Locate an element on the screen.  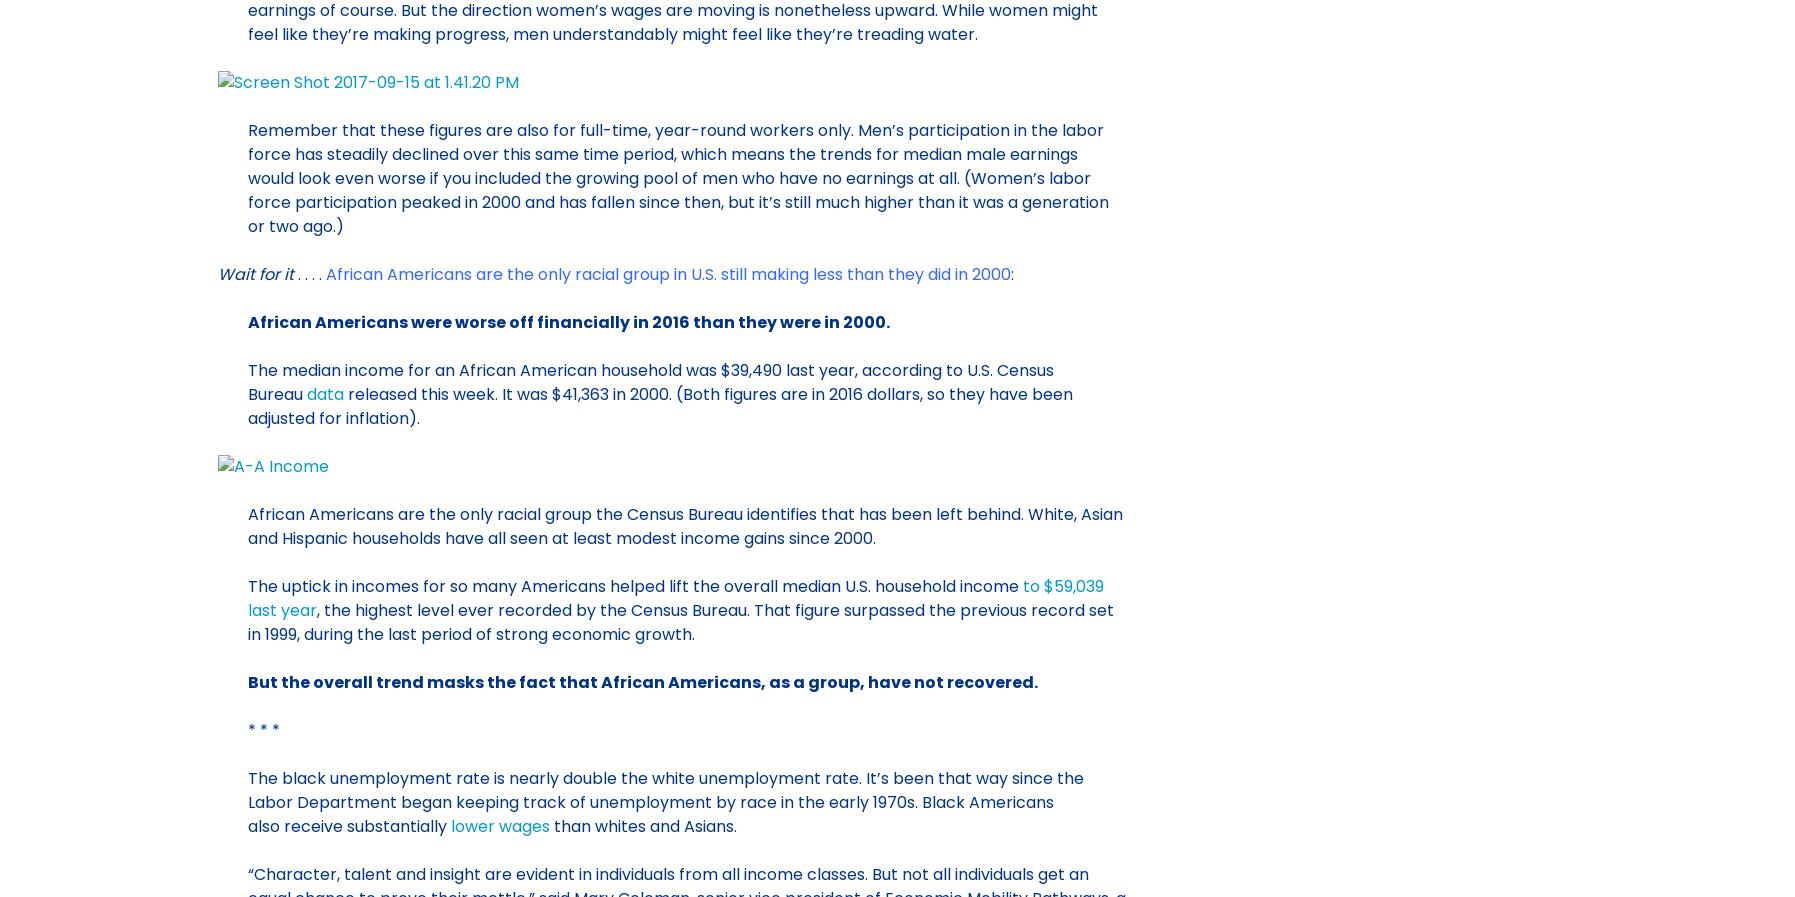
'. . . .' is located at coordinates (306, 272).